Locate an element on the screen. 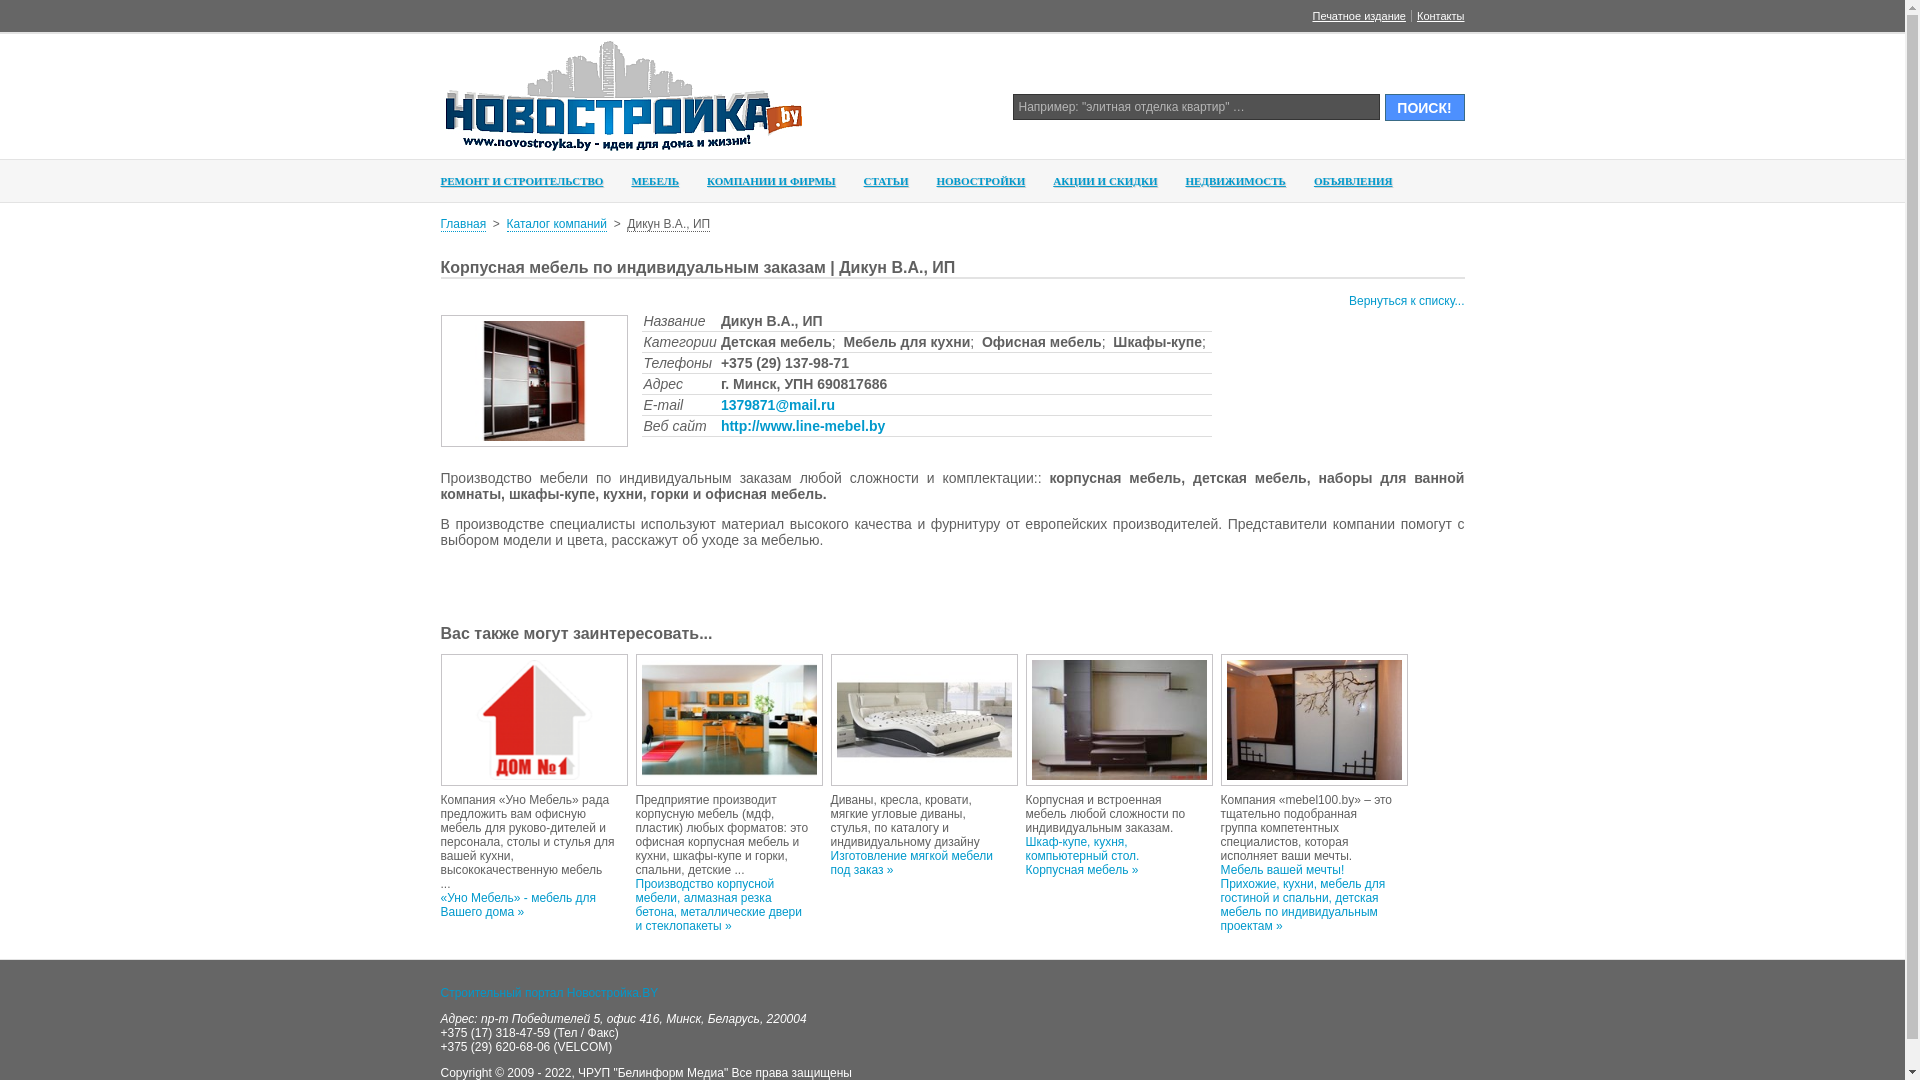 Image resolution: width=1920 pixels, height=1080 pixels. '1379871@mail.ru' is located at coordinates (776, 405).